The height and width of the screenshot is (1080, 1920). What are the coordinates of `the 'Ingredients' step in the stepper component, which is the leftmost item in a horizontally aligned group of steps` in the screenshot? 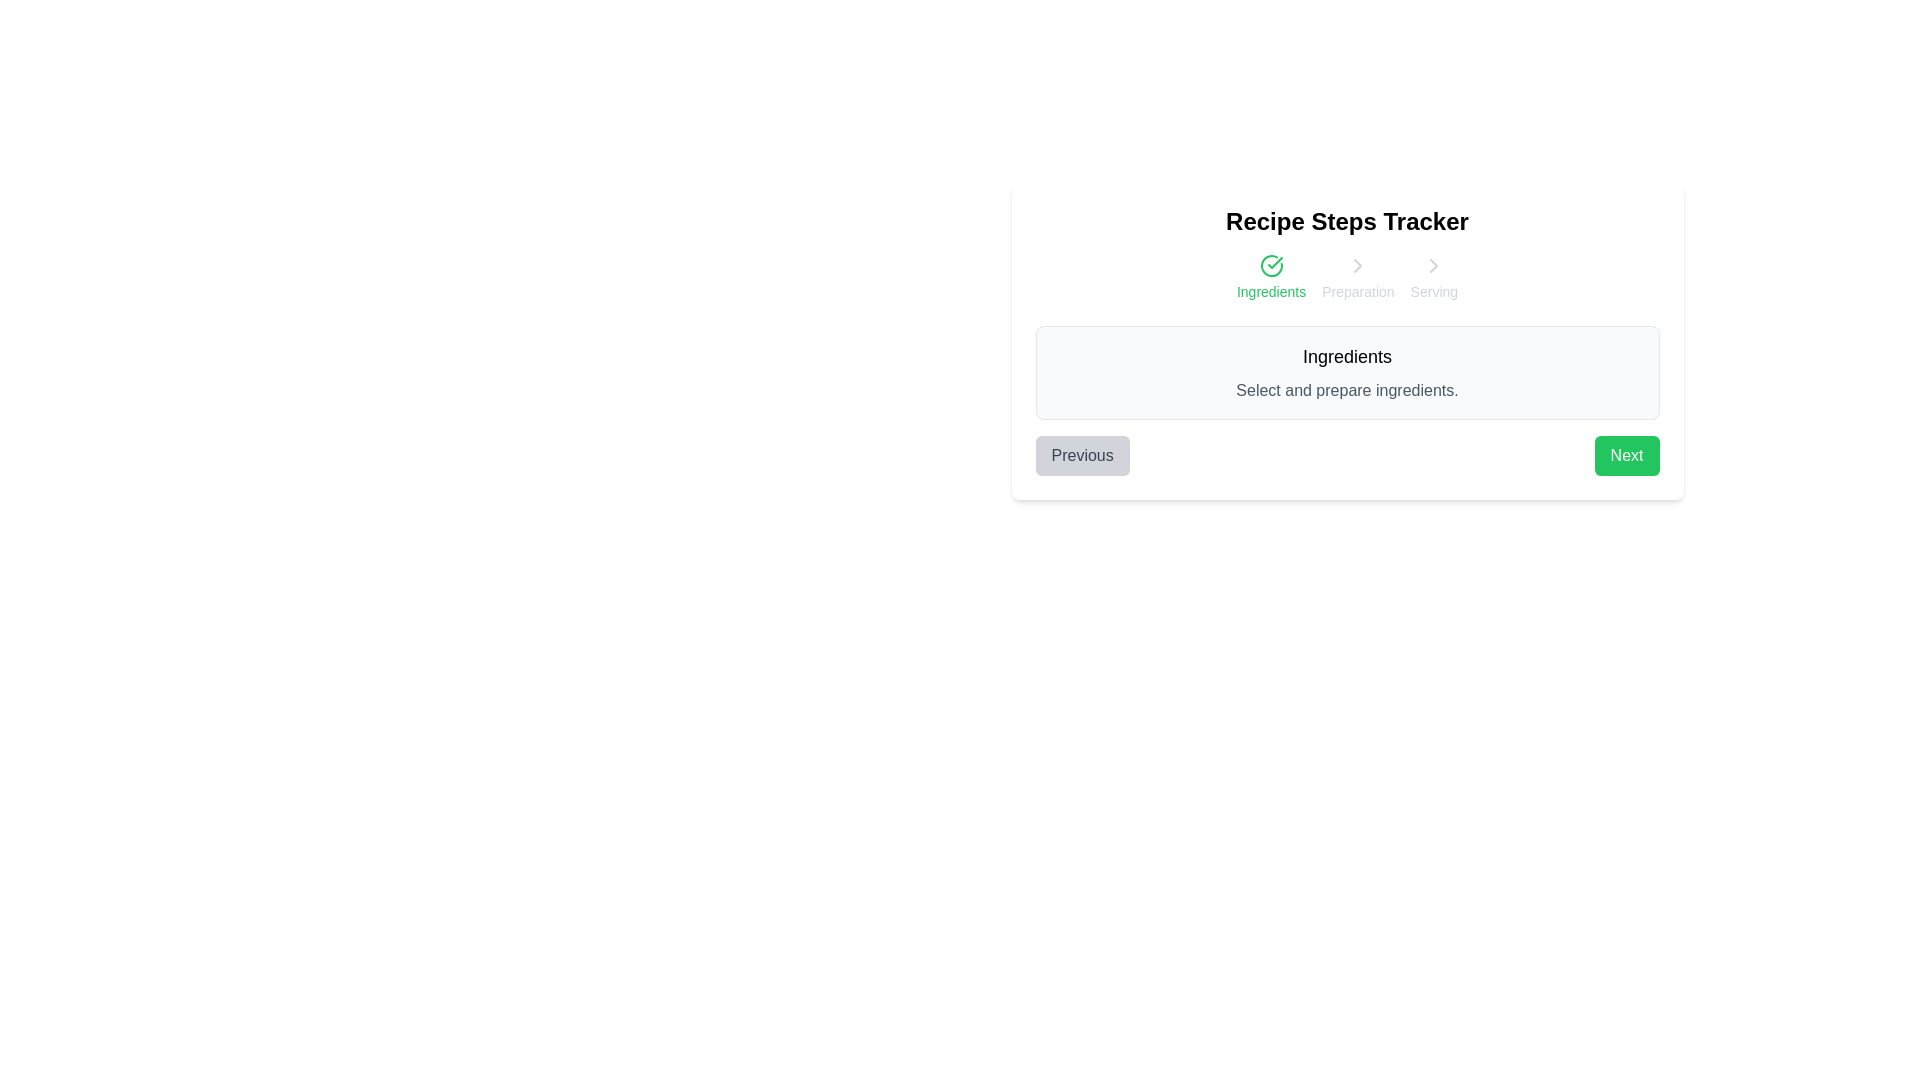 It's located at (1270, 277).